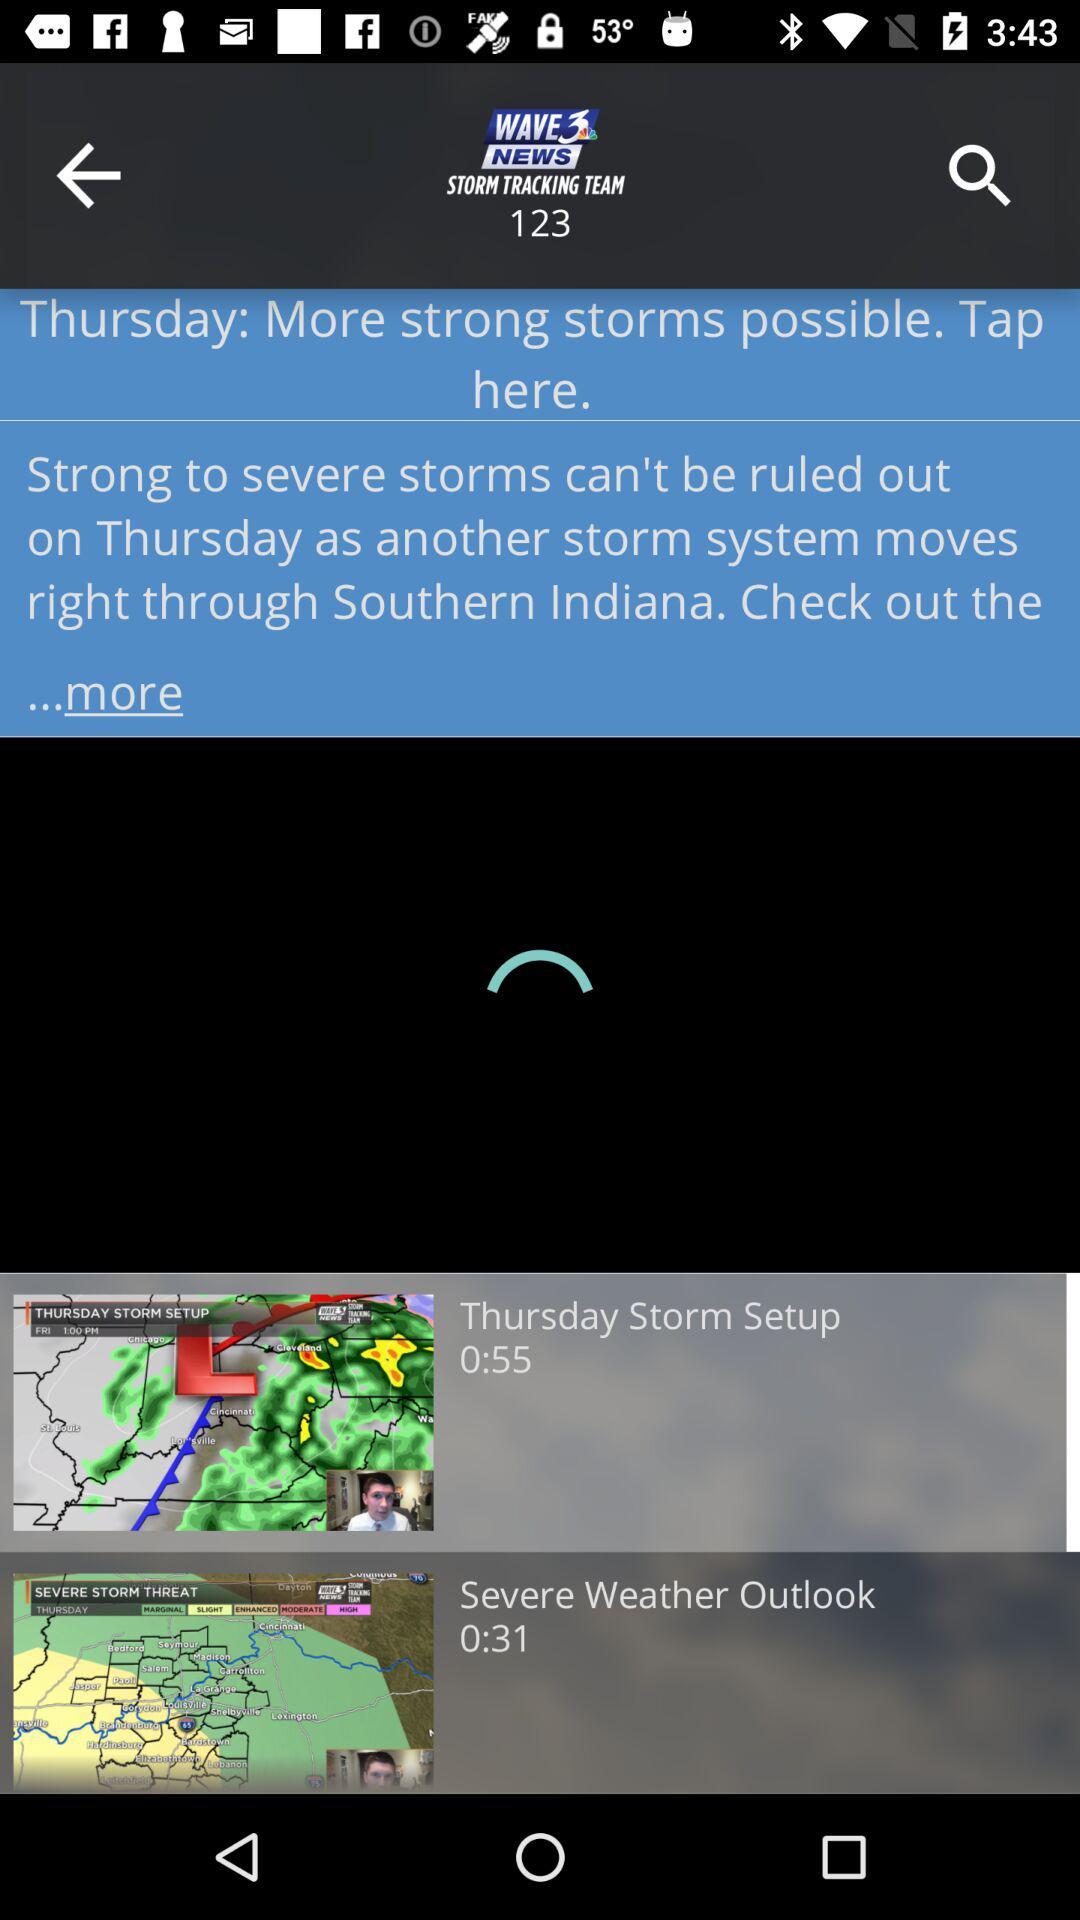 The image size is (1080, 1920). What do you see at coordinates (667, 1594) in the screenshot?
I see `app above 0:31 item` at bounding box center [667, 1594].